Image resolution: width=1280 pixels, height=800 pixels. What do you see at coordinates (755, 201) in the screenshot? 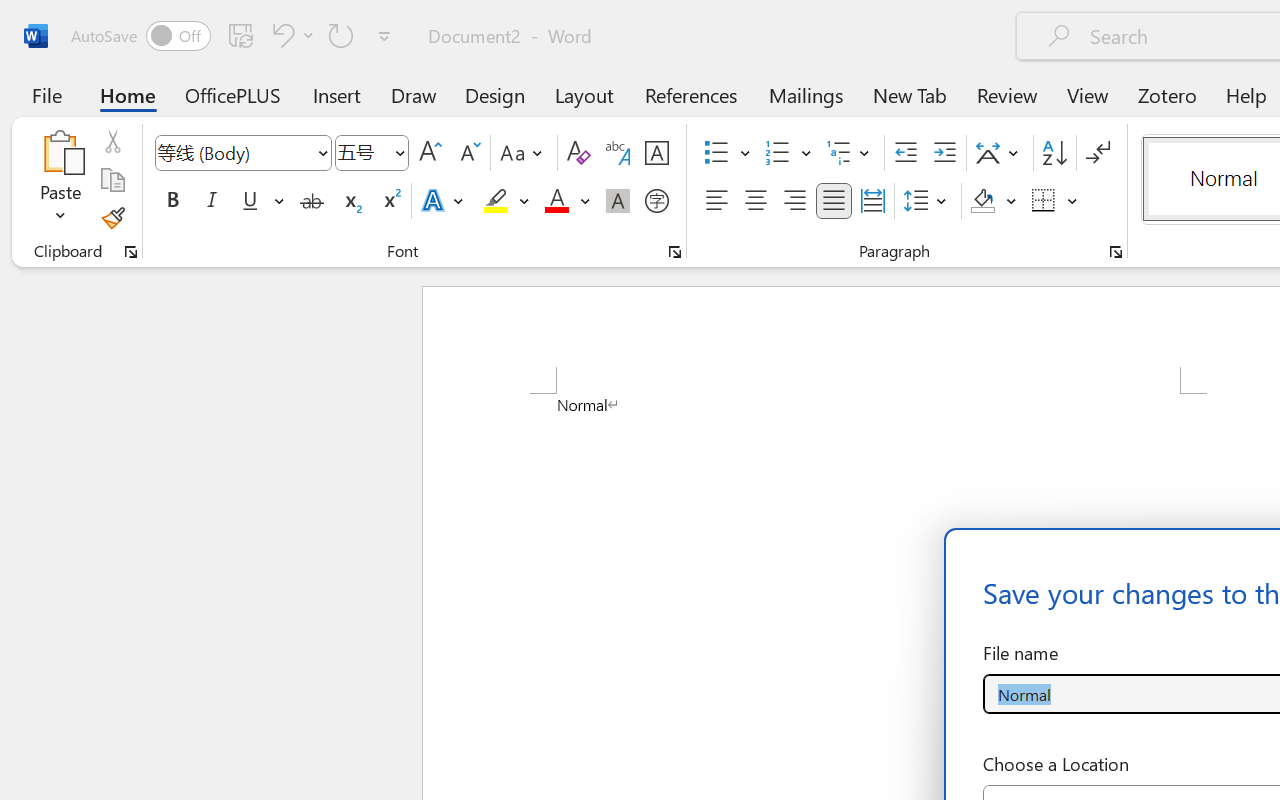
I see `'Center'` at bounding box center [755, 201].